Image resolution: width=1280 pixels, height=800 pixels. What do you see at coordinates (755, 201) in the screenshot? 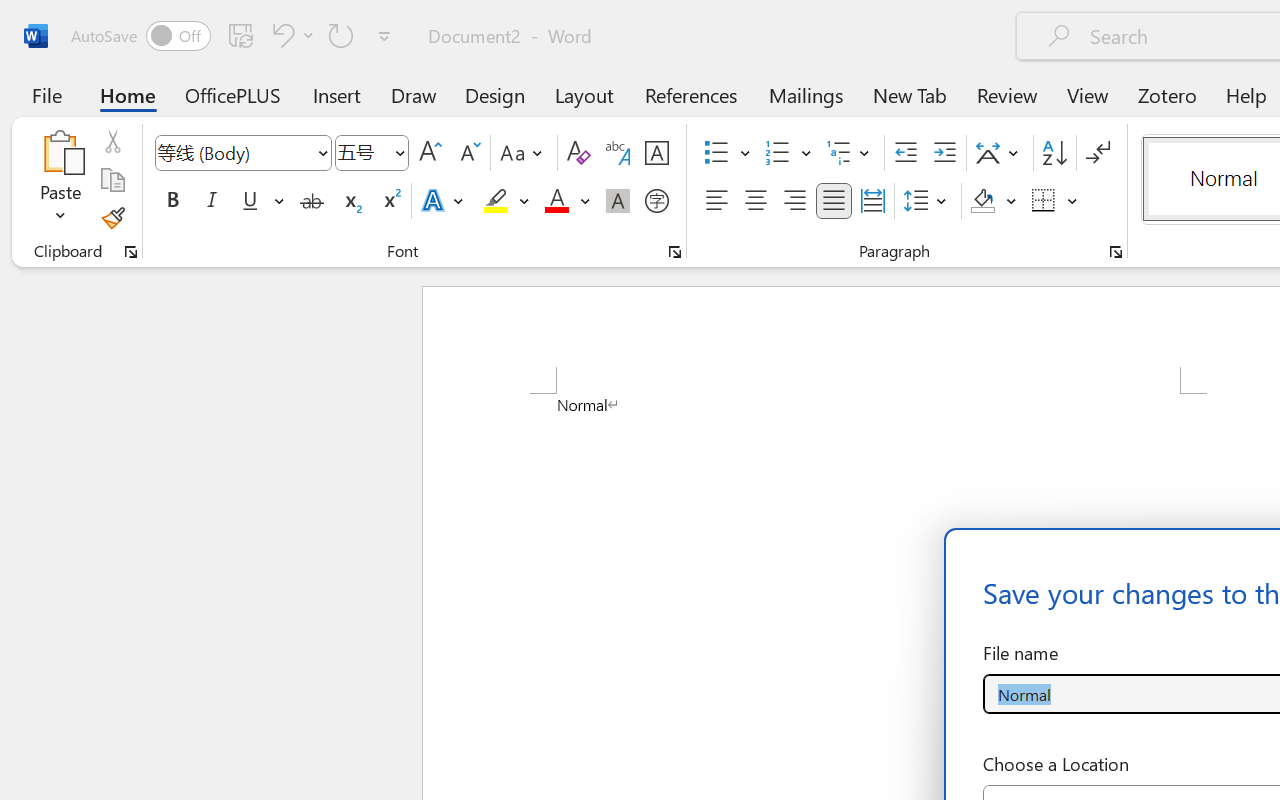
I see `'Center'` at bounding box center [755, 201].